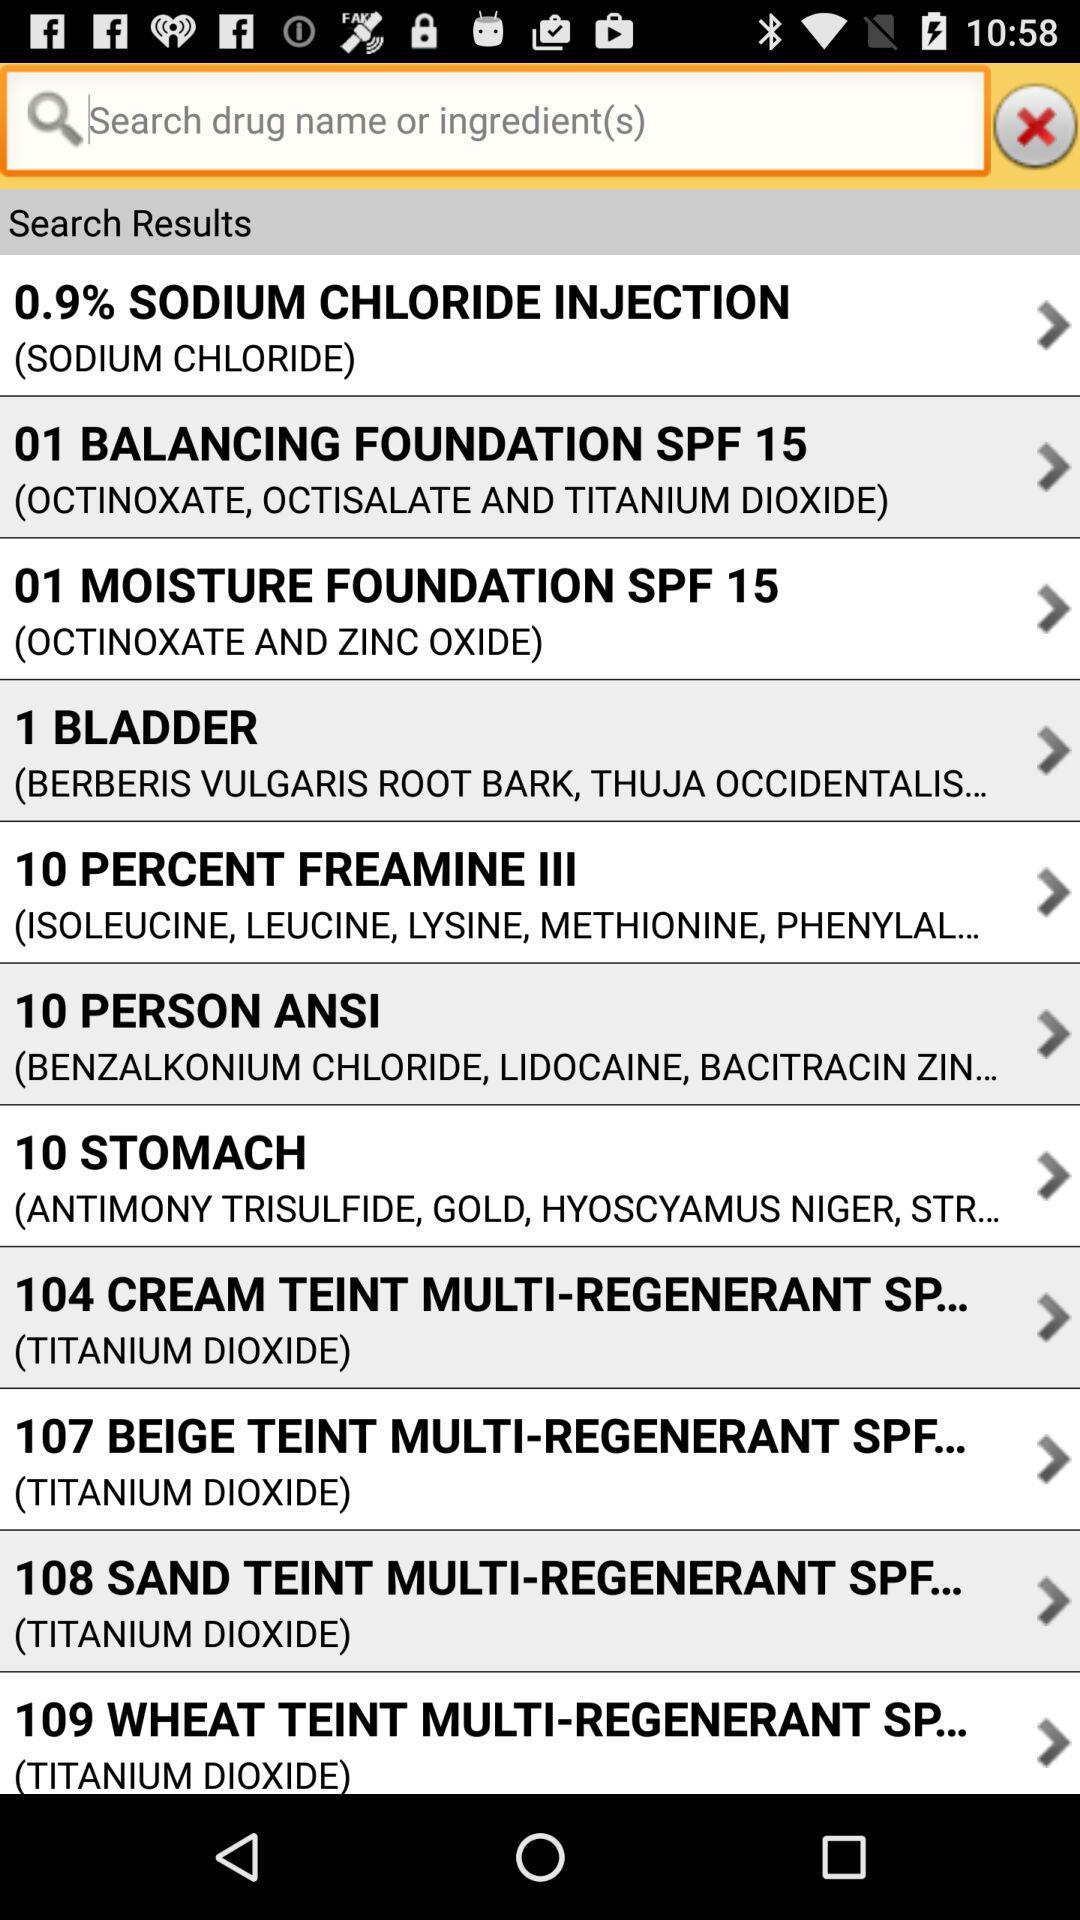  Describe the element at coordinates (495, 124) in the screenshot. I see `search button` at that location.